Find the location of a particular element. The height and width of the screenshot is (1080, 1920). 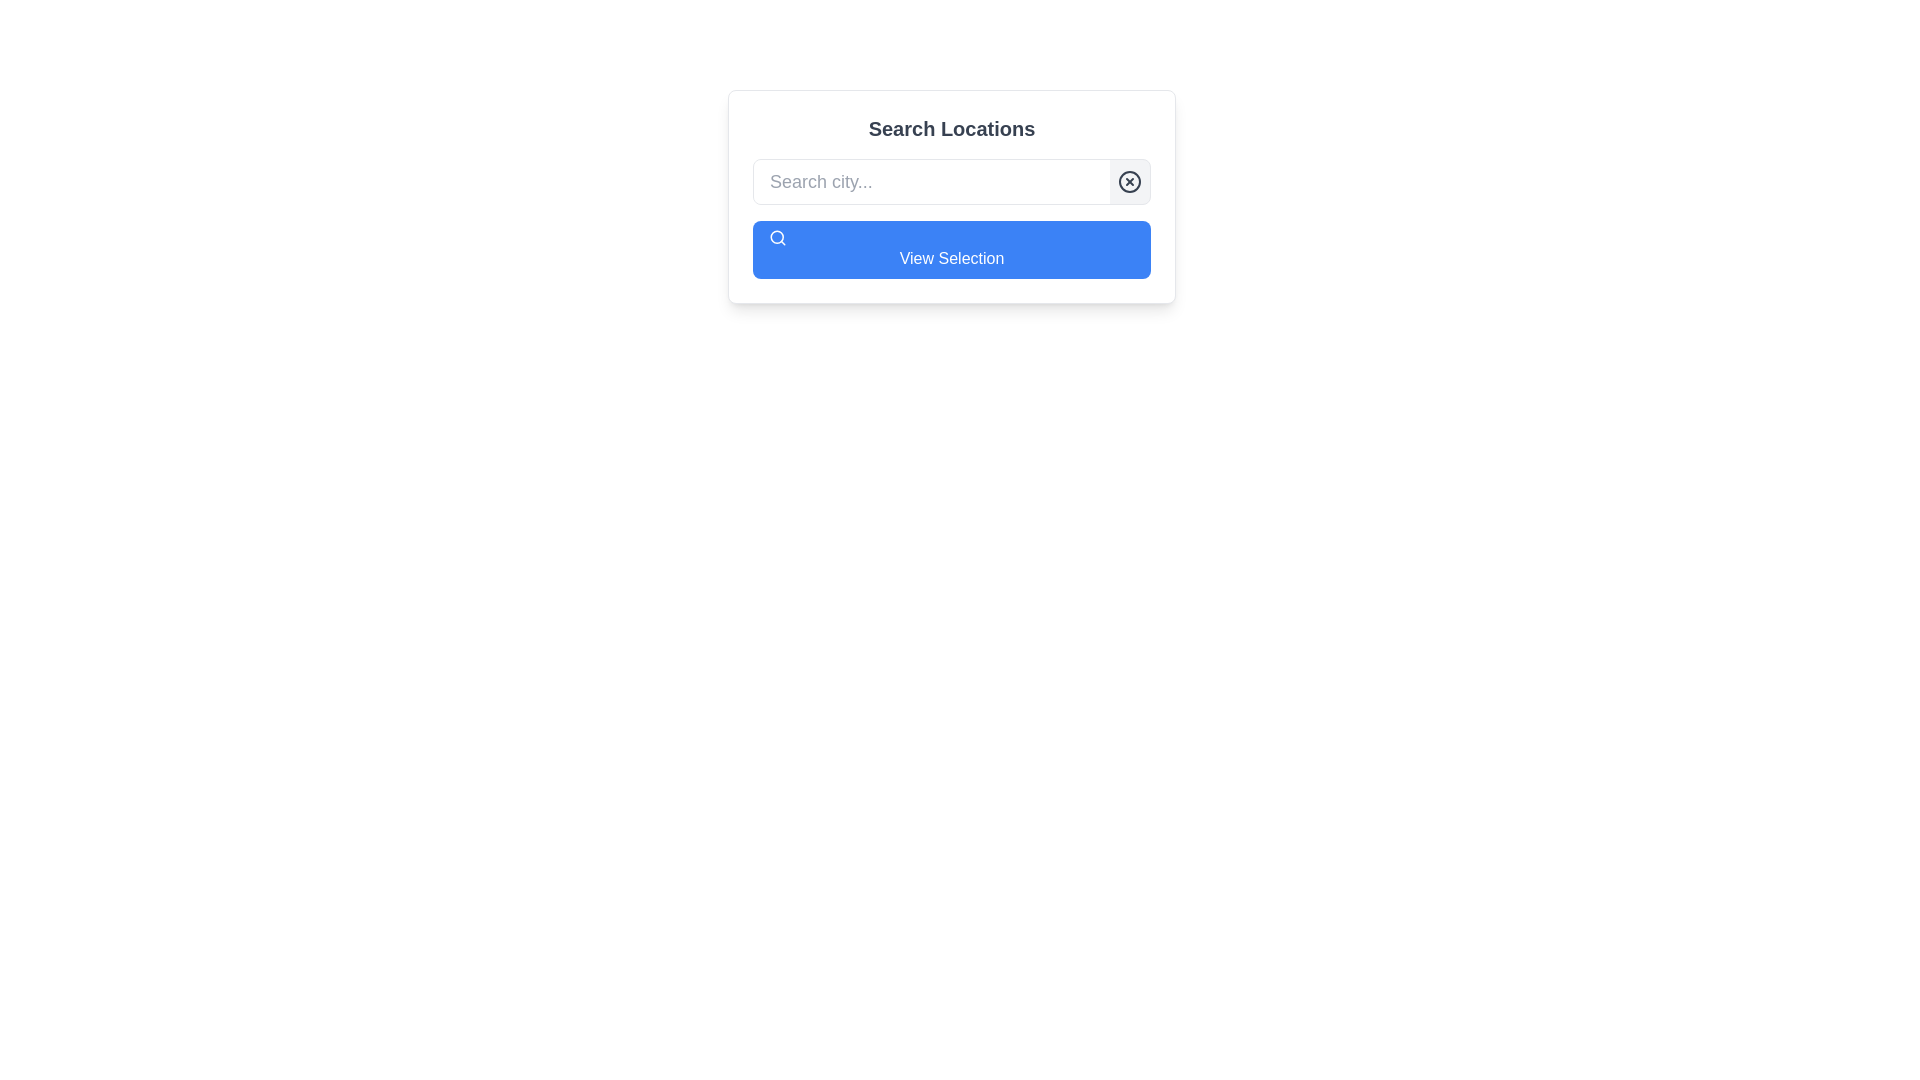

the functionality associated with the decorative icon element positioned to the right of the search input field in the modal layout is located at coordinates (776, 235).